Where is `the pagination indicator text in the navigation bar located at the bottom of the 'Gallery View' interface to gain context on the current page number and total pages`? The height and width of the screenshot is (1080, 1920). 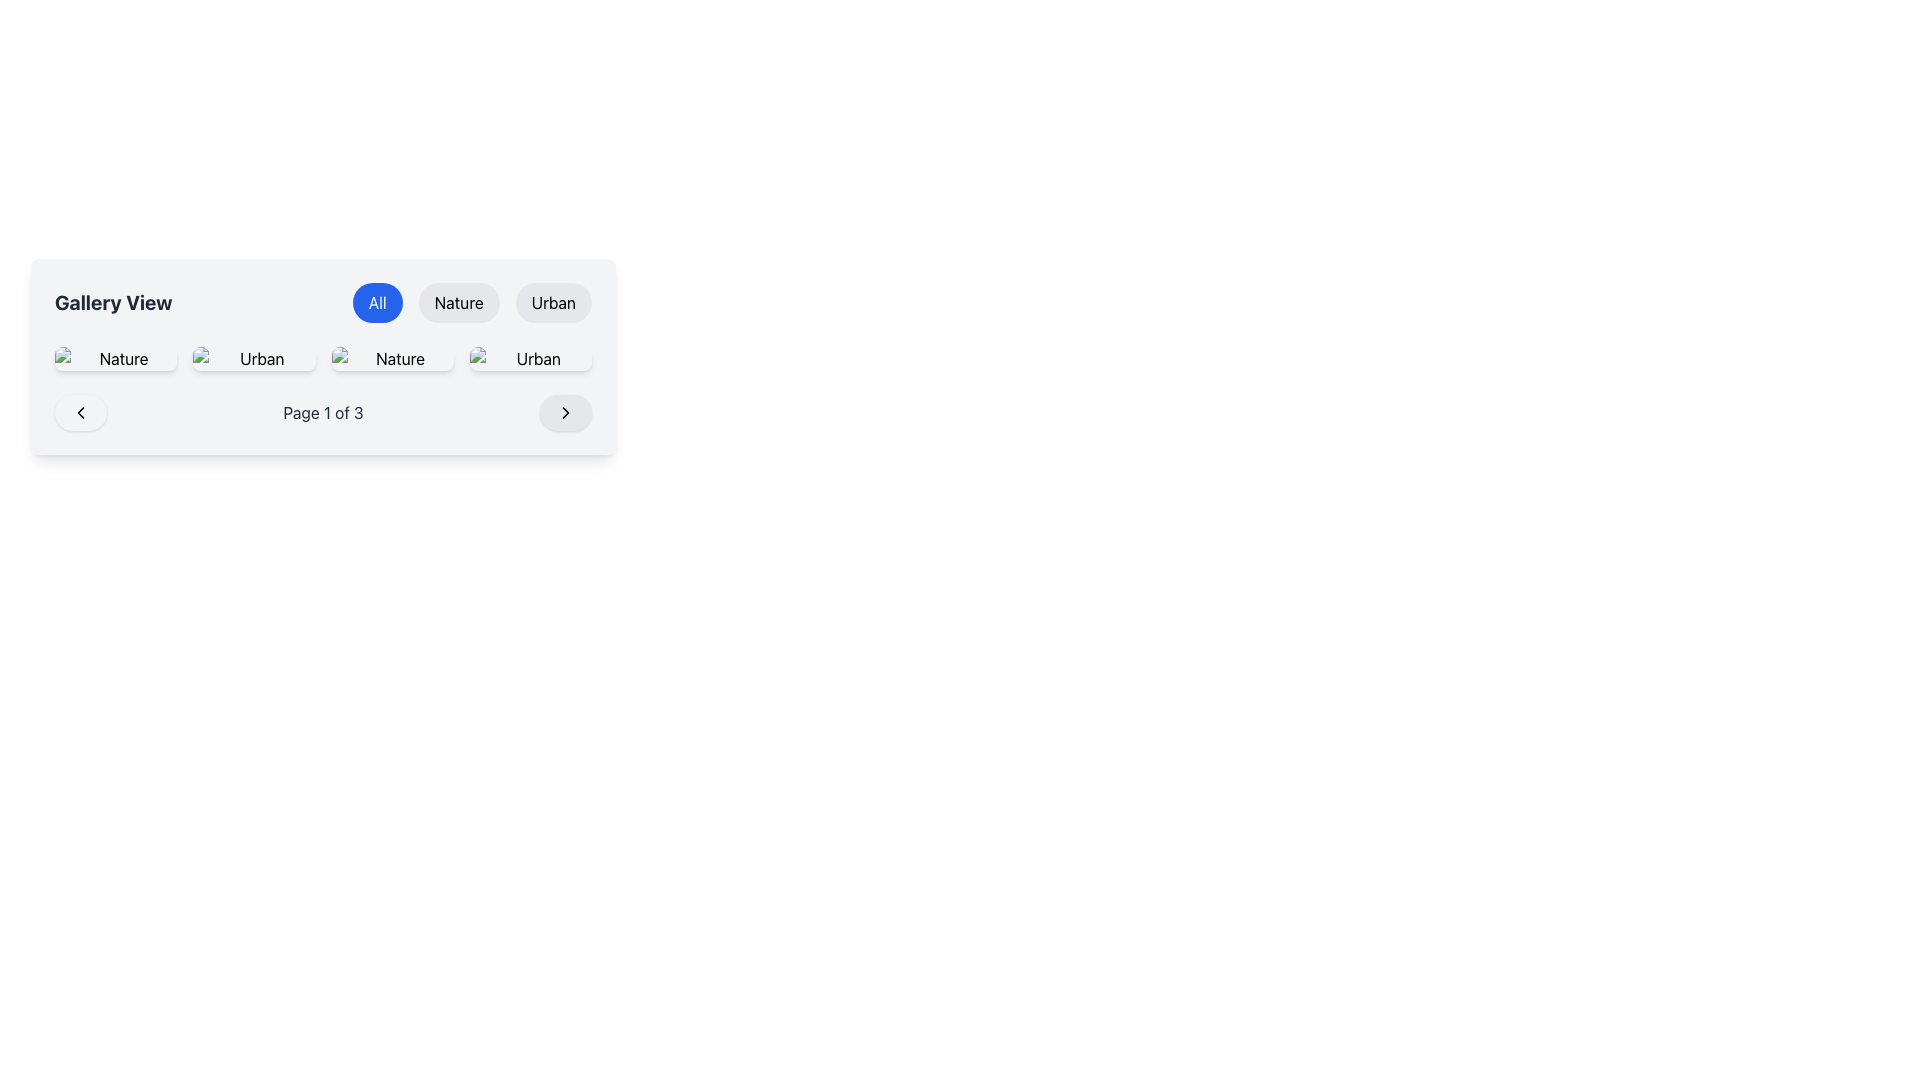 the pagination indicator text in the navigation bar located at the bottom of the 'Gallery View' interface to gain context on the current page number and total pages is located at coordinates (323, 411).